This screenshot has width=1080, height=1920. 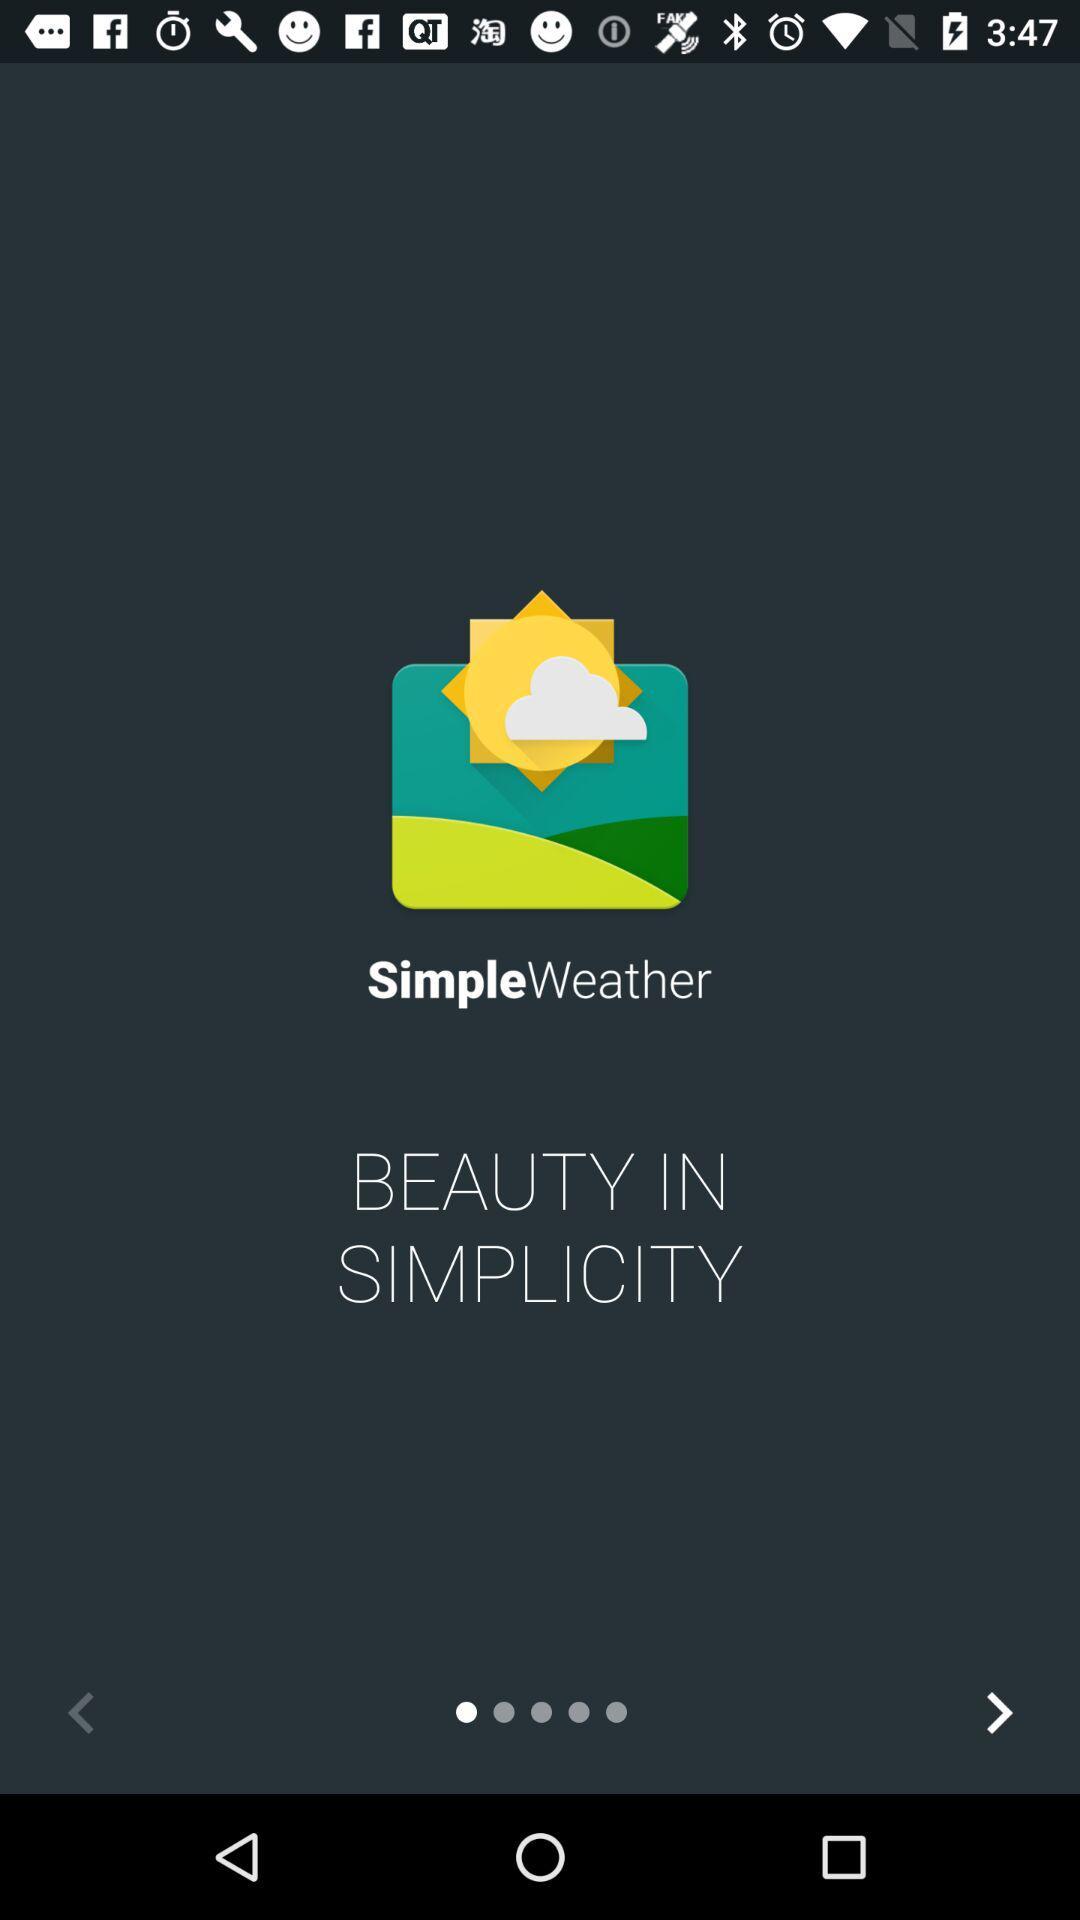 I want to click on the icon at the bottom right corner, so click(x=998, y=1711).